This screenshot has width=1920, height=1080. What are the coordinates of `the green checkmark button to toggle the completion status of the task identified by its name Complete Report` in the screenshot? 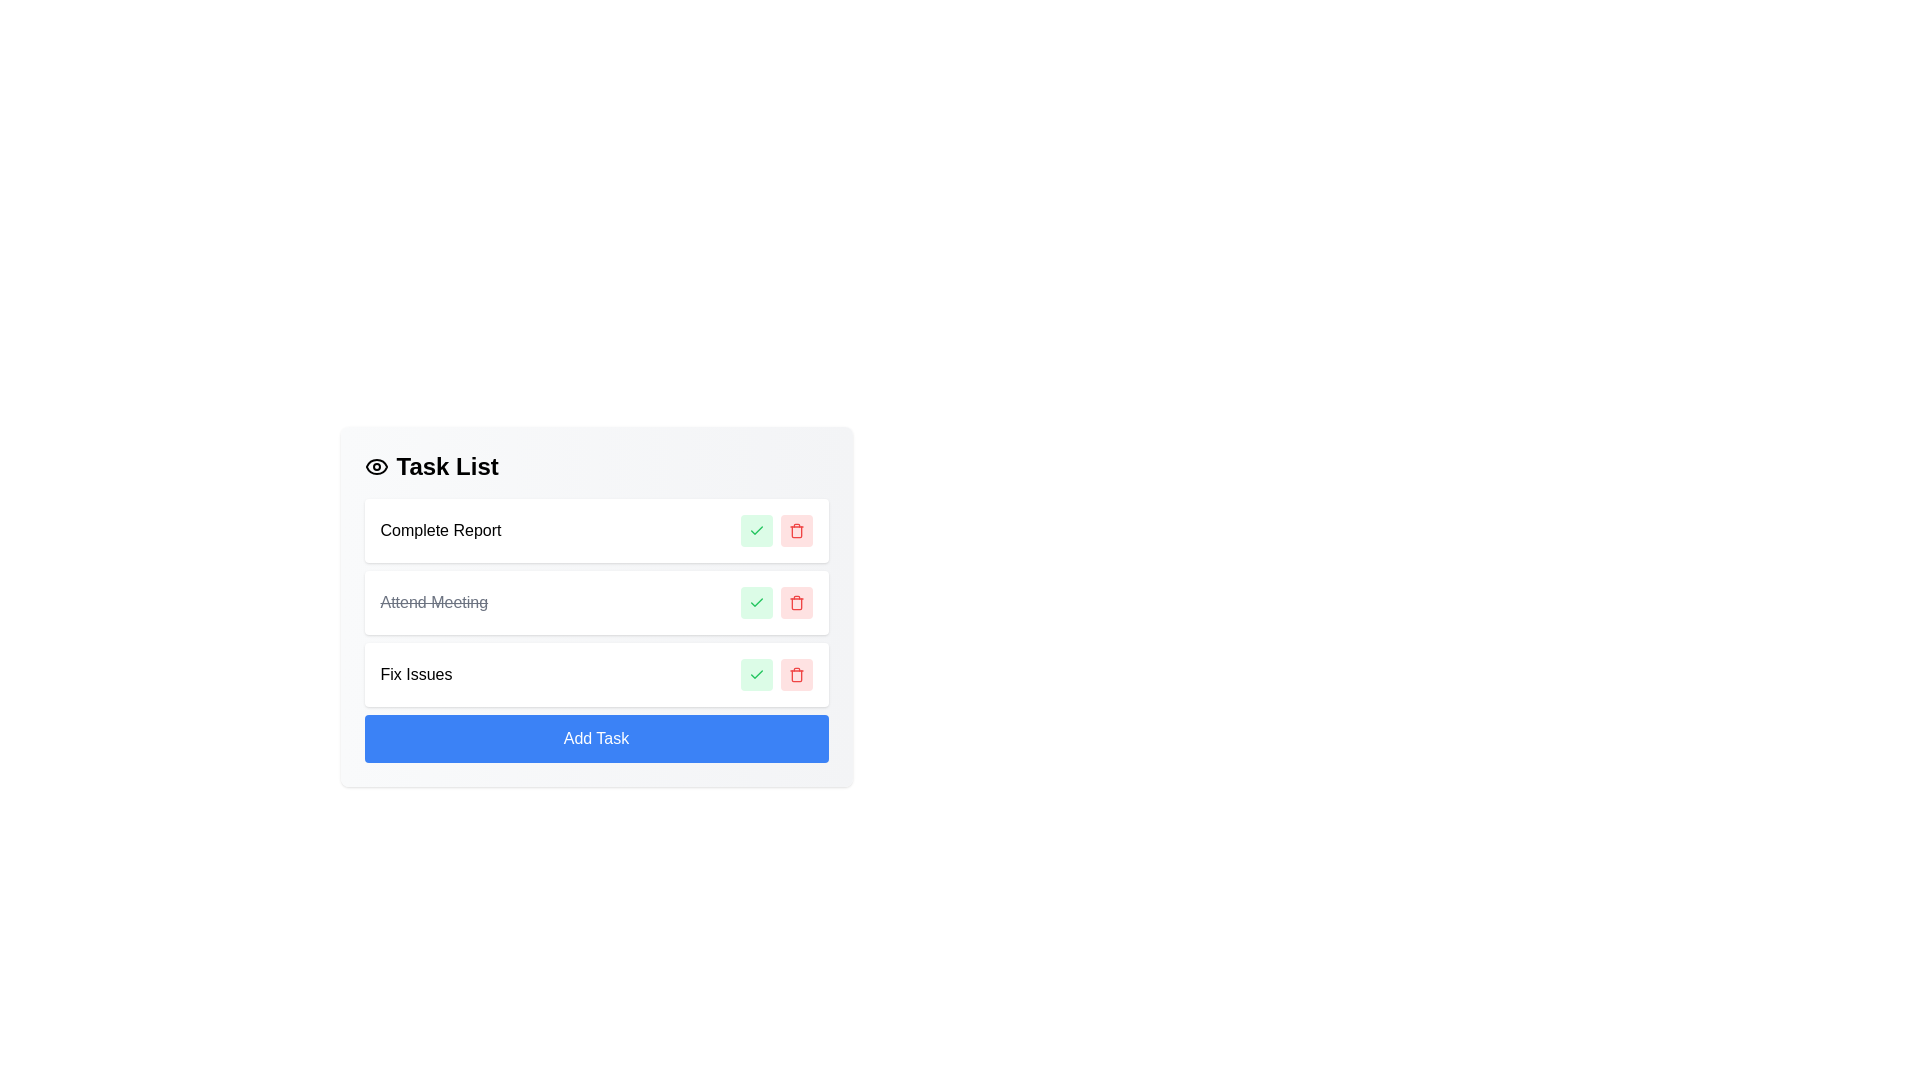 It's located at (755, 530).